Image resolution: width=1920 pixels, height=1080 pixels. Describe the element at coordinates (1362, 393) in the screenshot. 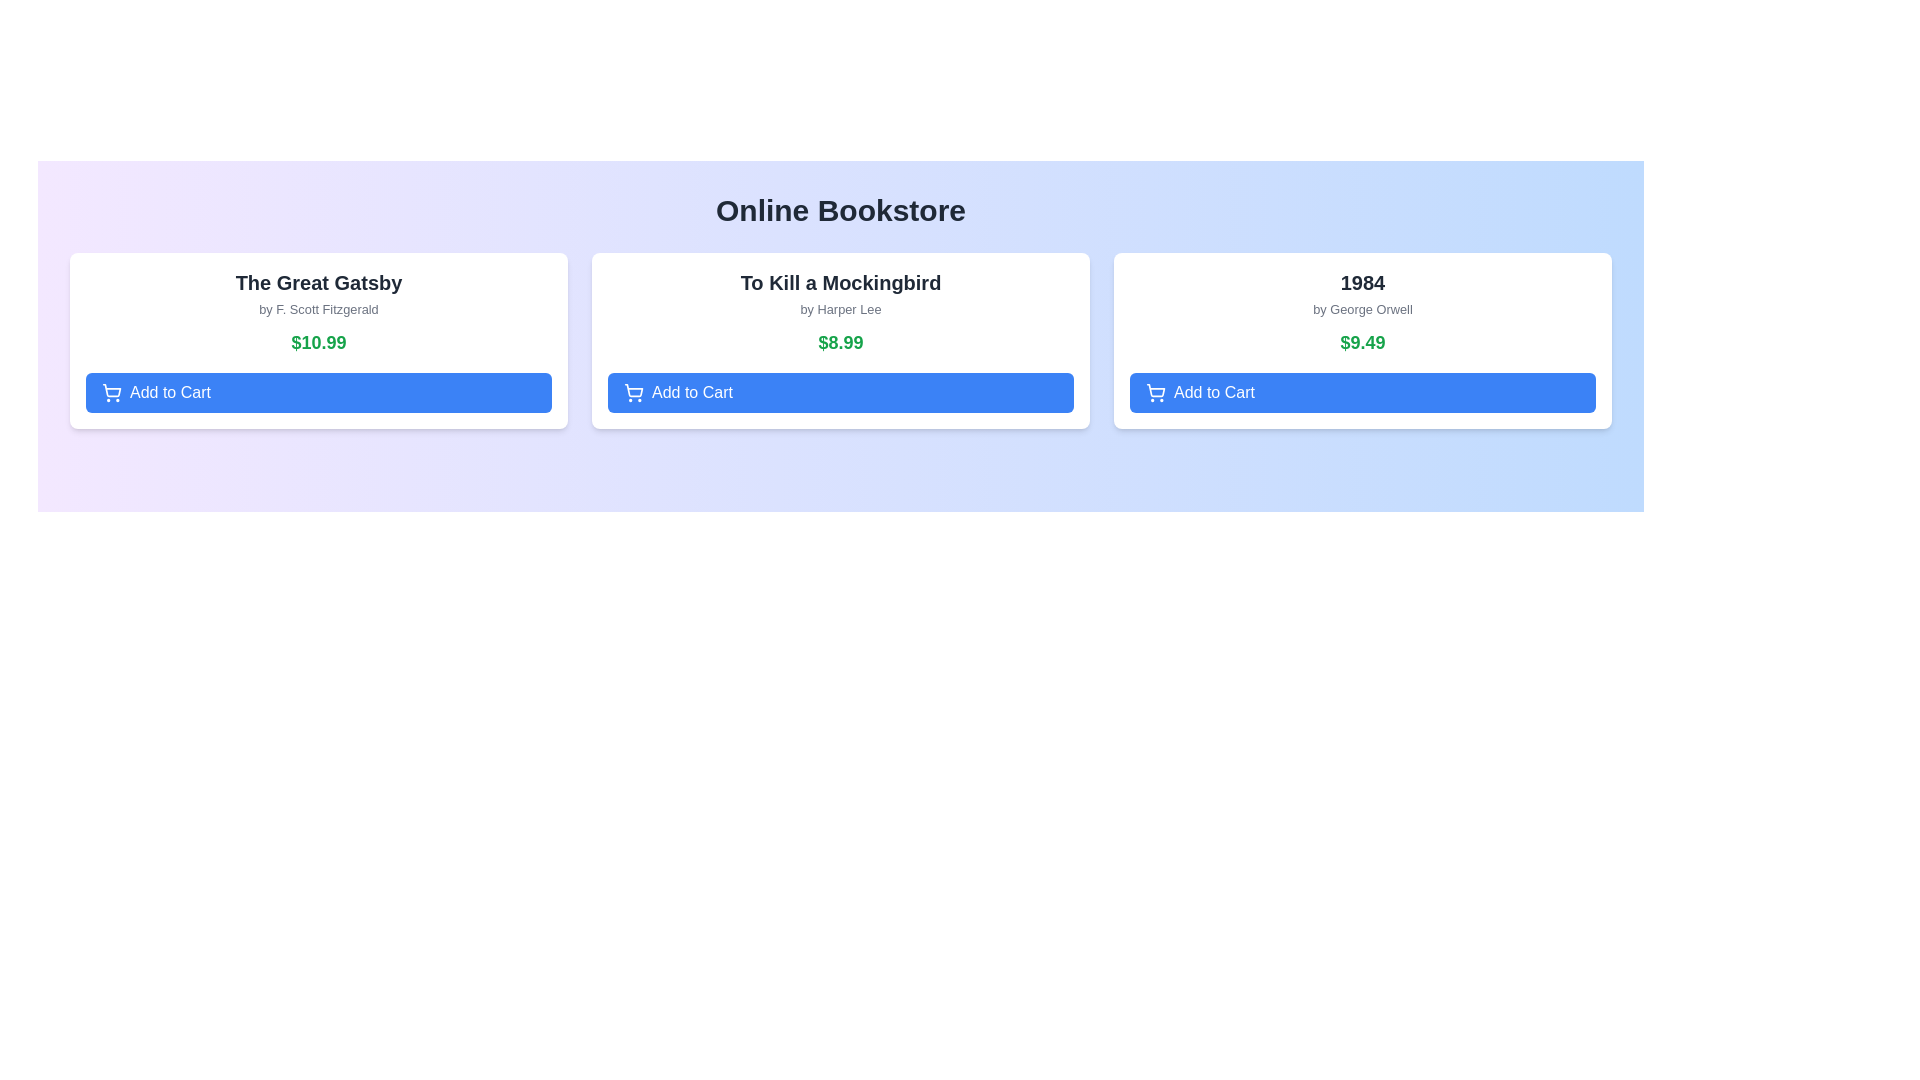

I see `the 'Add to Cart' button located at the bottom-right corner of the card for the book '1984' by George Orwell` at that location.